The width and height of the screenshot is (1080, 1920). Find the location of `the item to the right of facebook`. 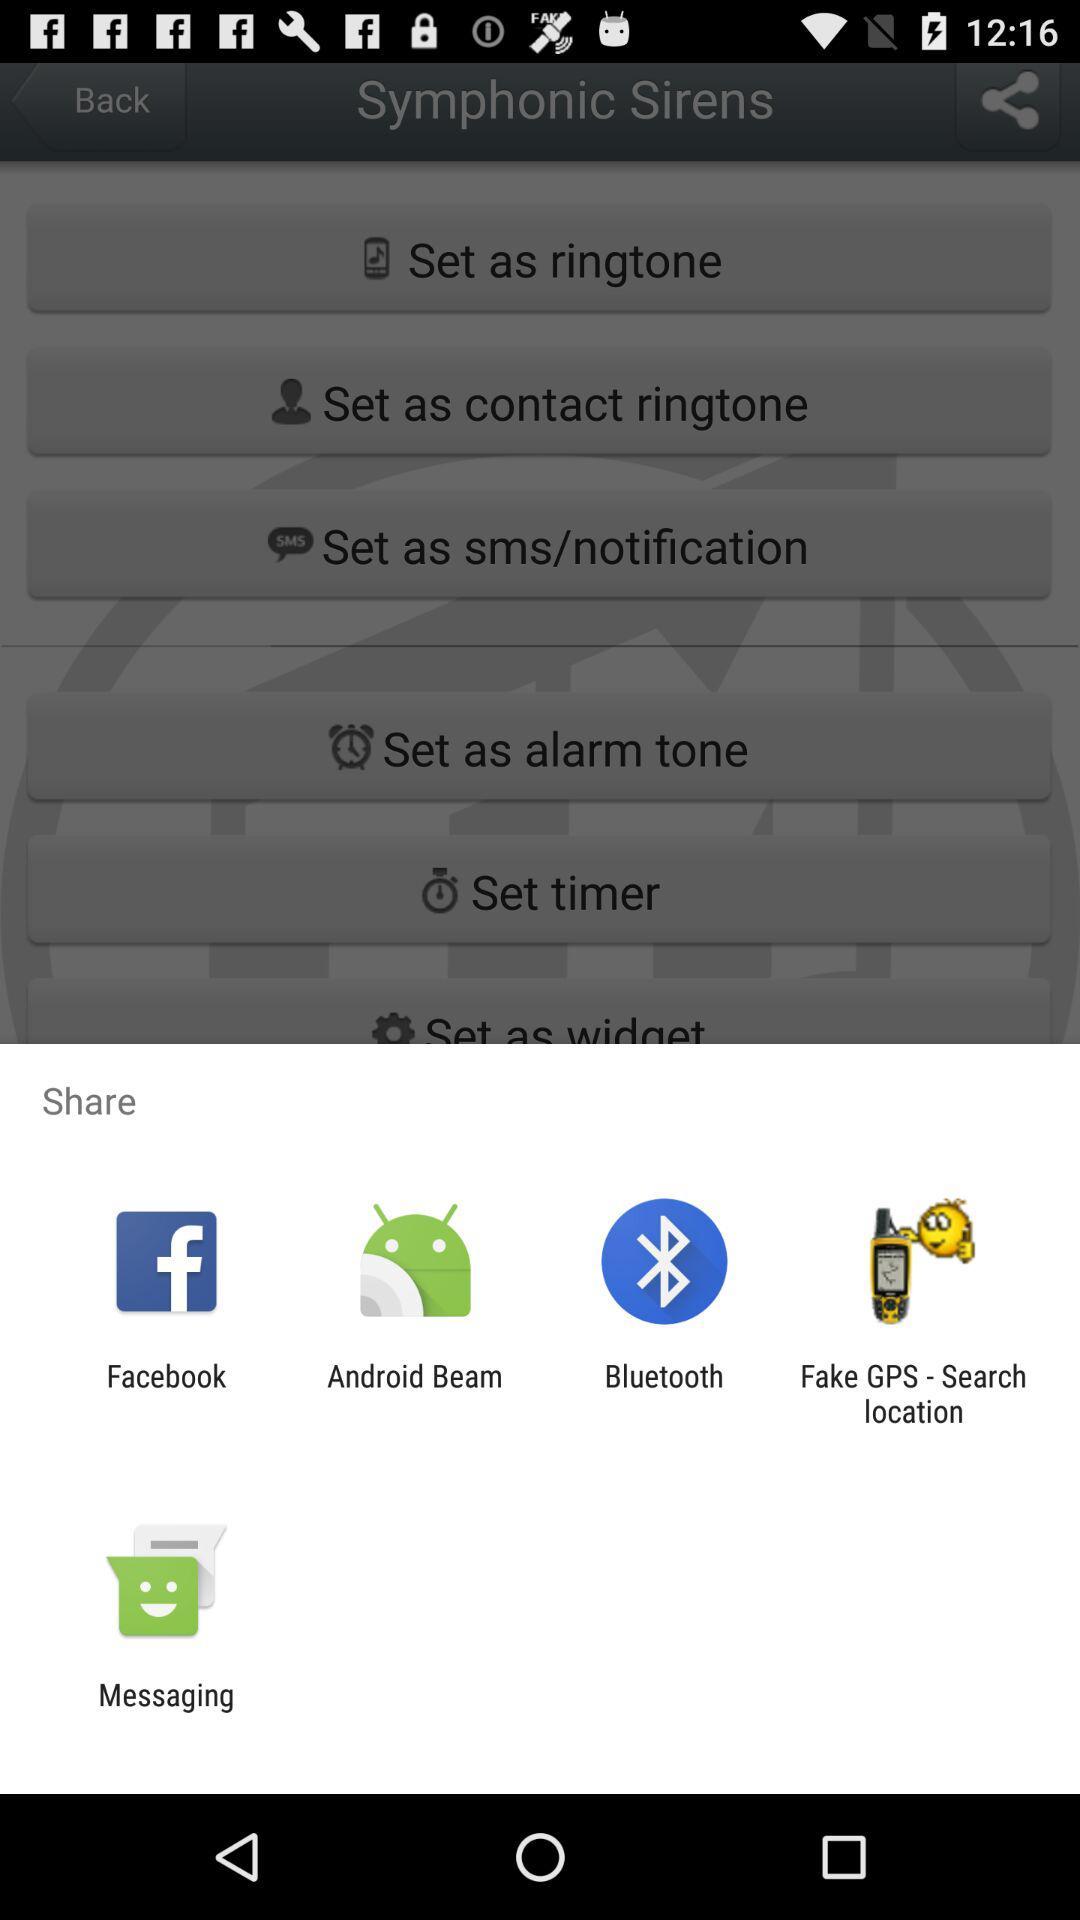

the item to the right of facebook is located at coordinates (414, 1392).